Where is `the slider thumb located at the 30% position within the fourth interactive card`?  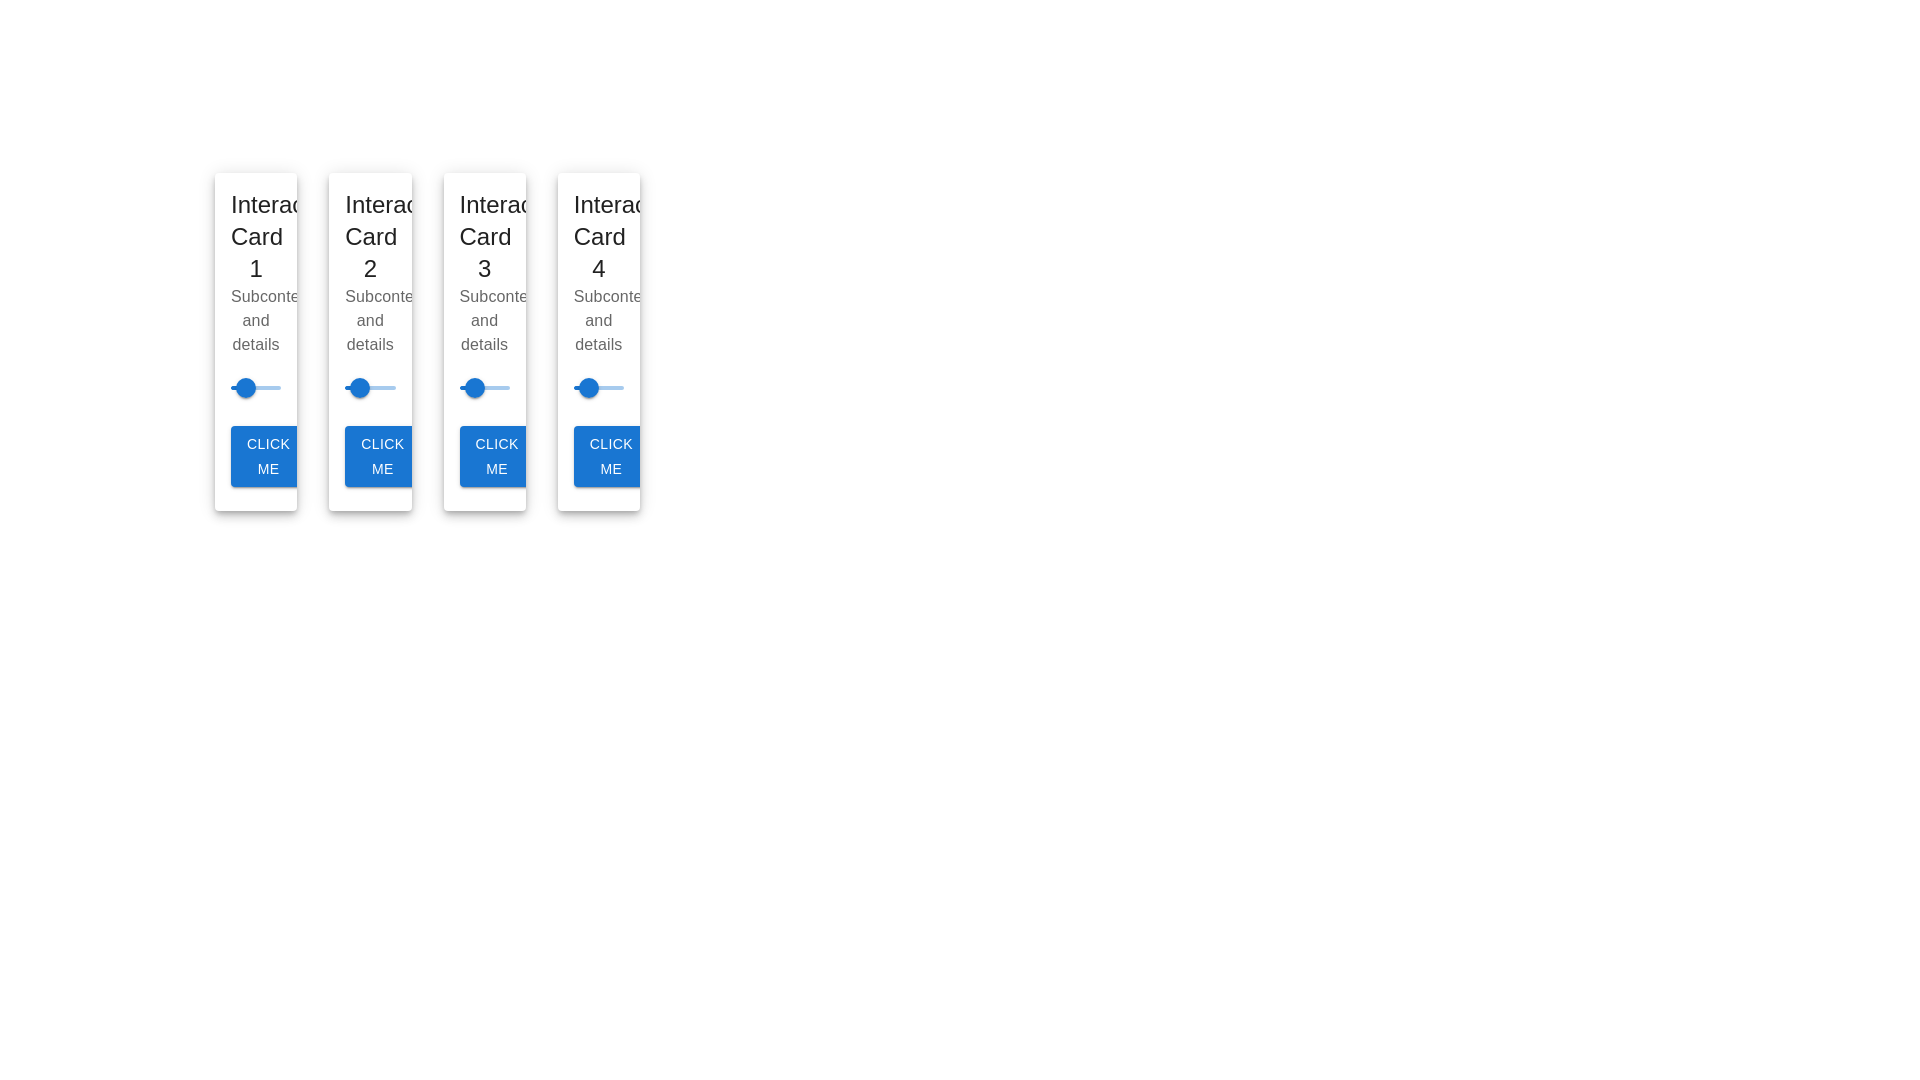
the slider thumb located at the 30% position within the fourth interactive card is located at coordinates (587, 388).